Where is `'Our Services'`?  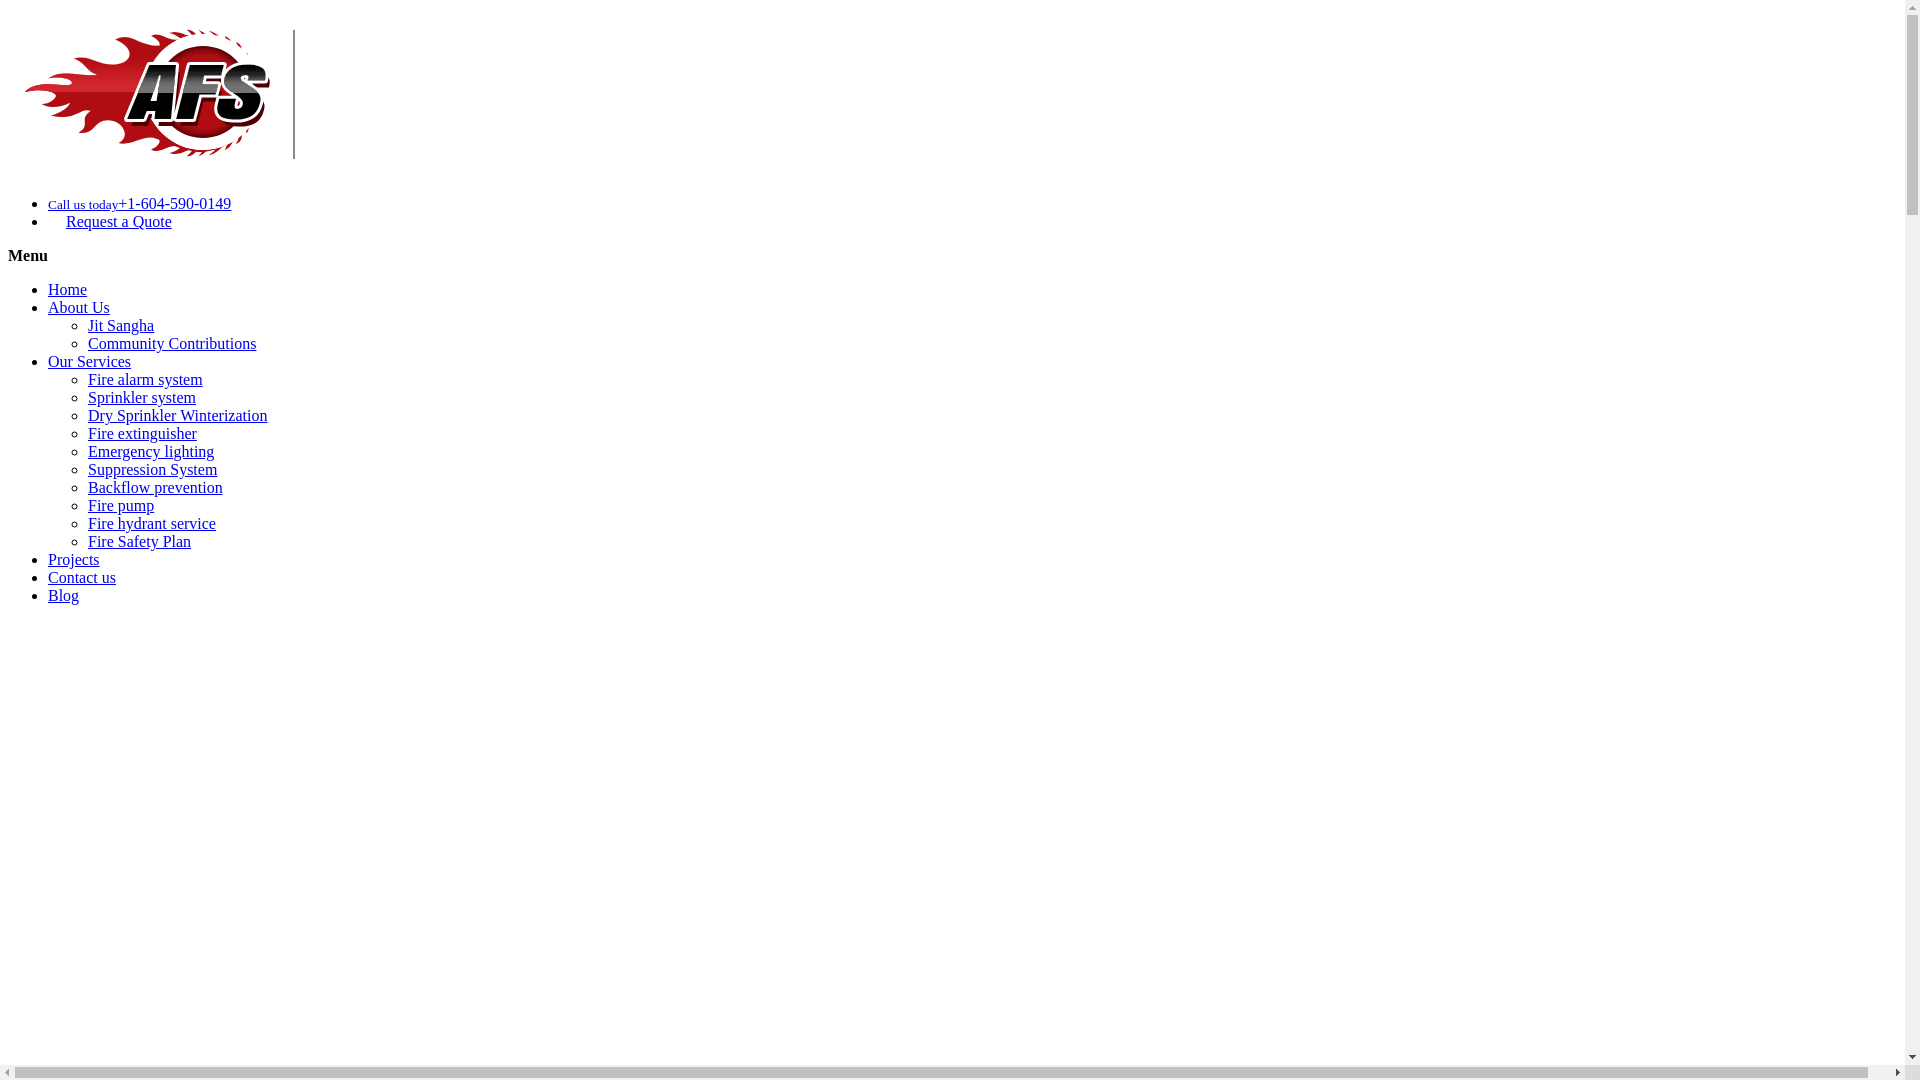 'Our Services' is located at coordinates (48, 361).